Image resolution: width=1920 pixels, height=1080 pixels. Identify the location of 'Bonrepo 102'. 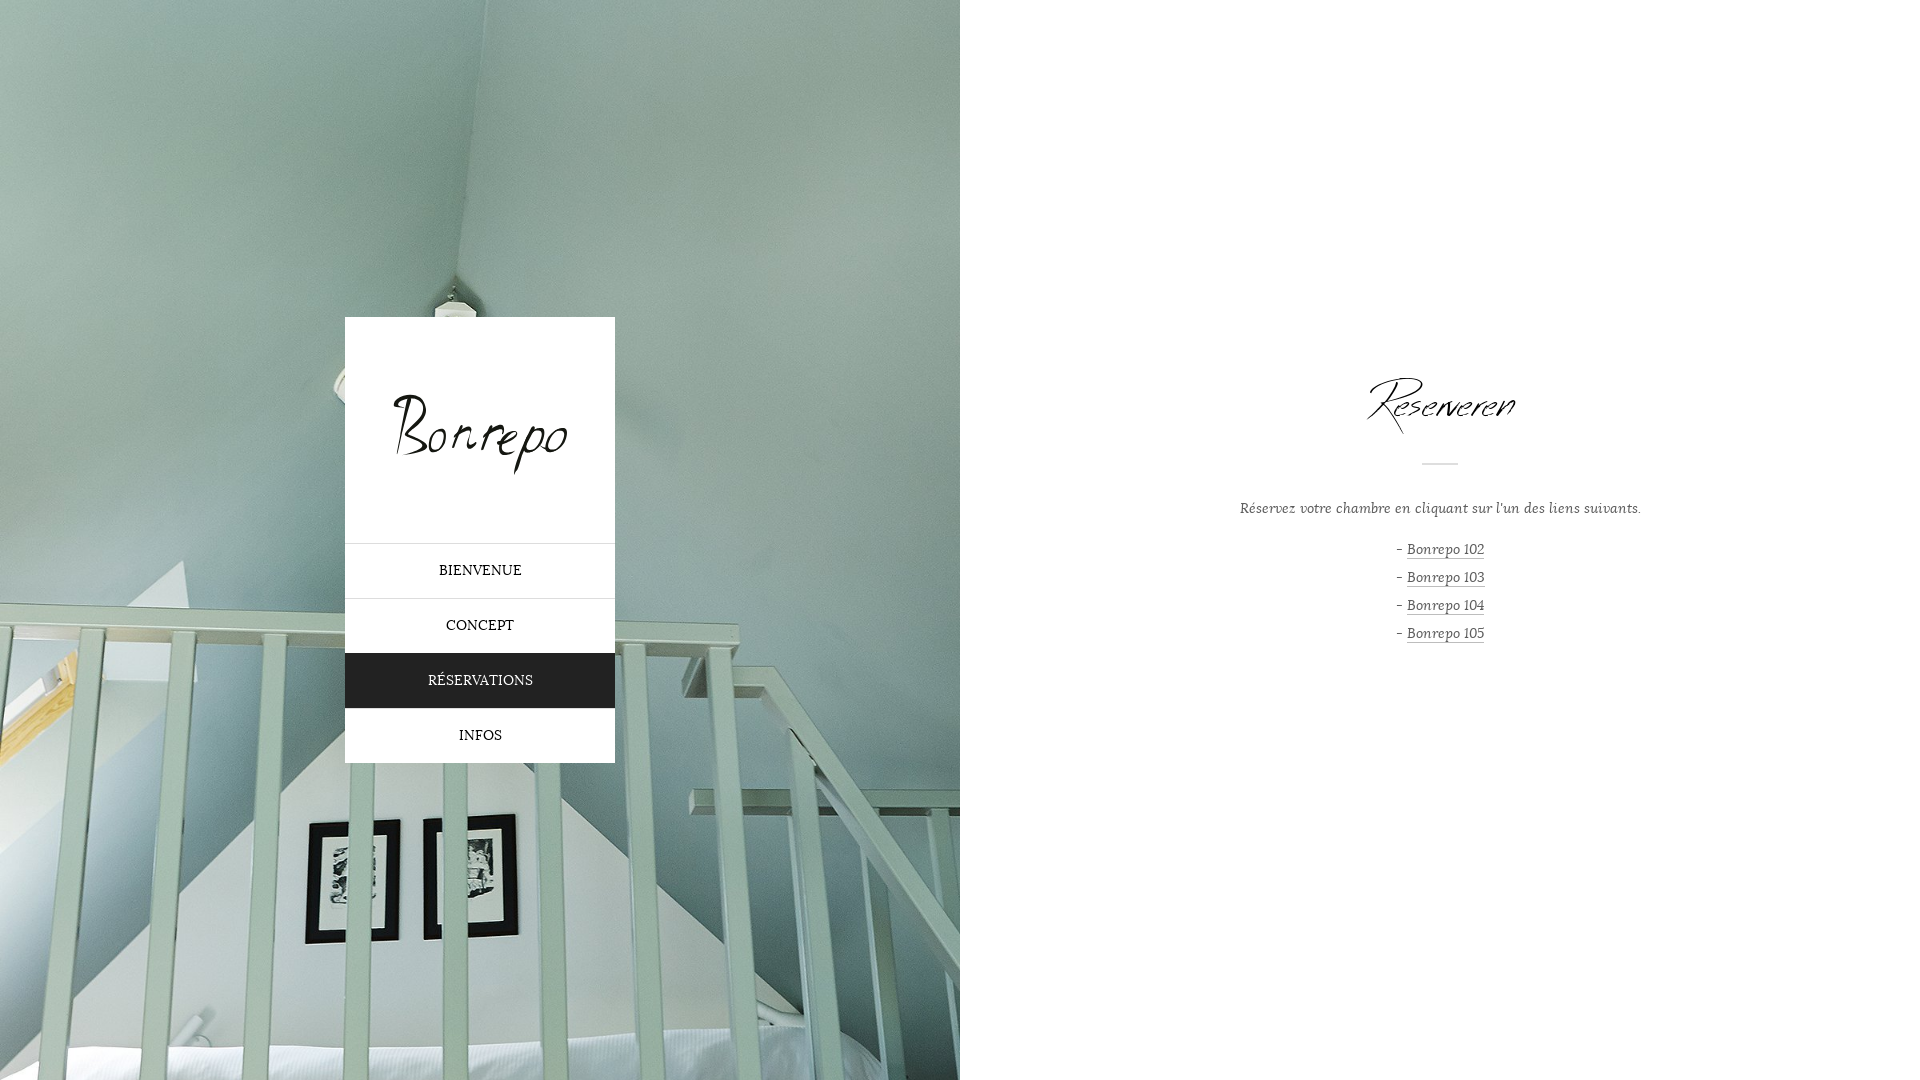
(1405, 548).